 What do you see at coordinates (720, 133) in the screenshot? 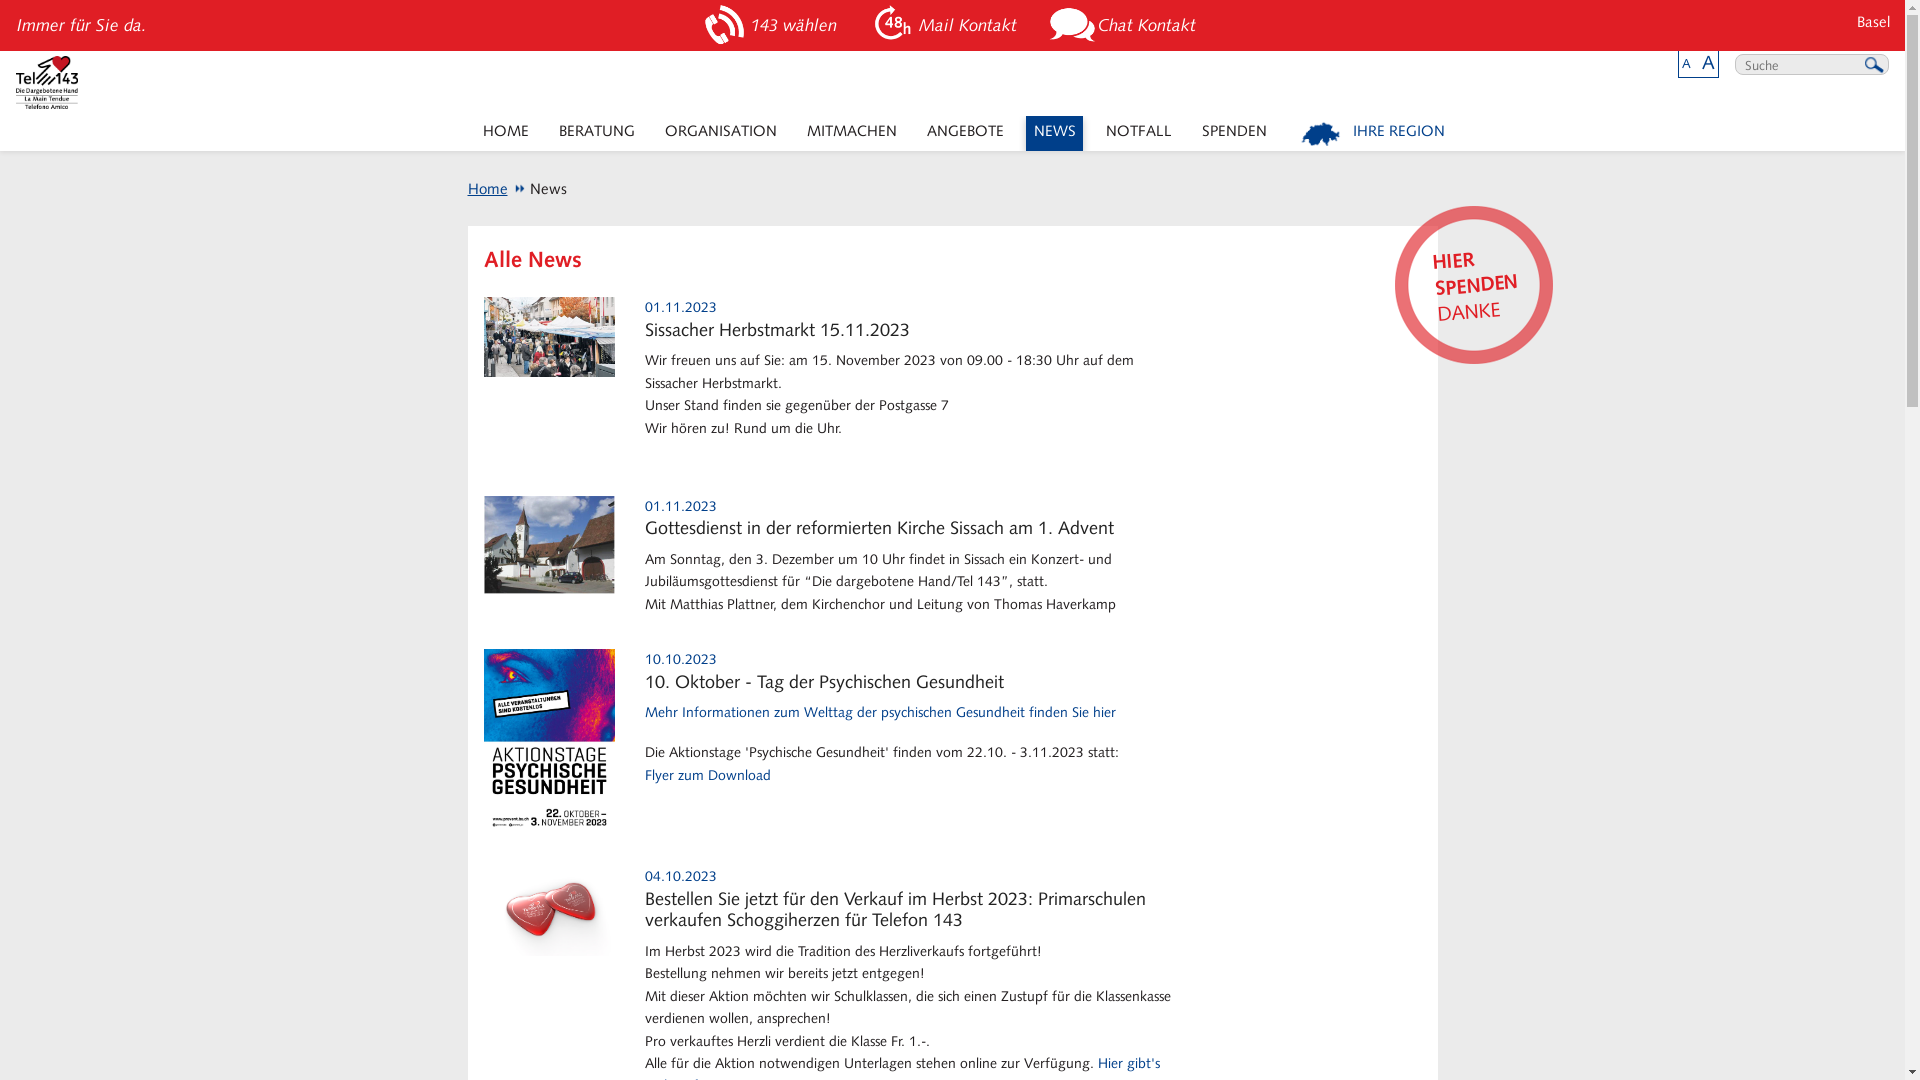
I see `'ORGANISATION'` at bounding box center [720, 133].